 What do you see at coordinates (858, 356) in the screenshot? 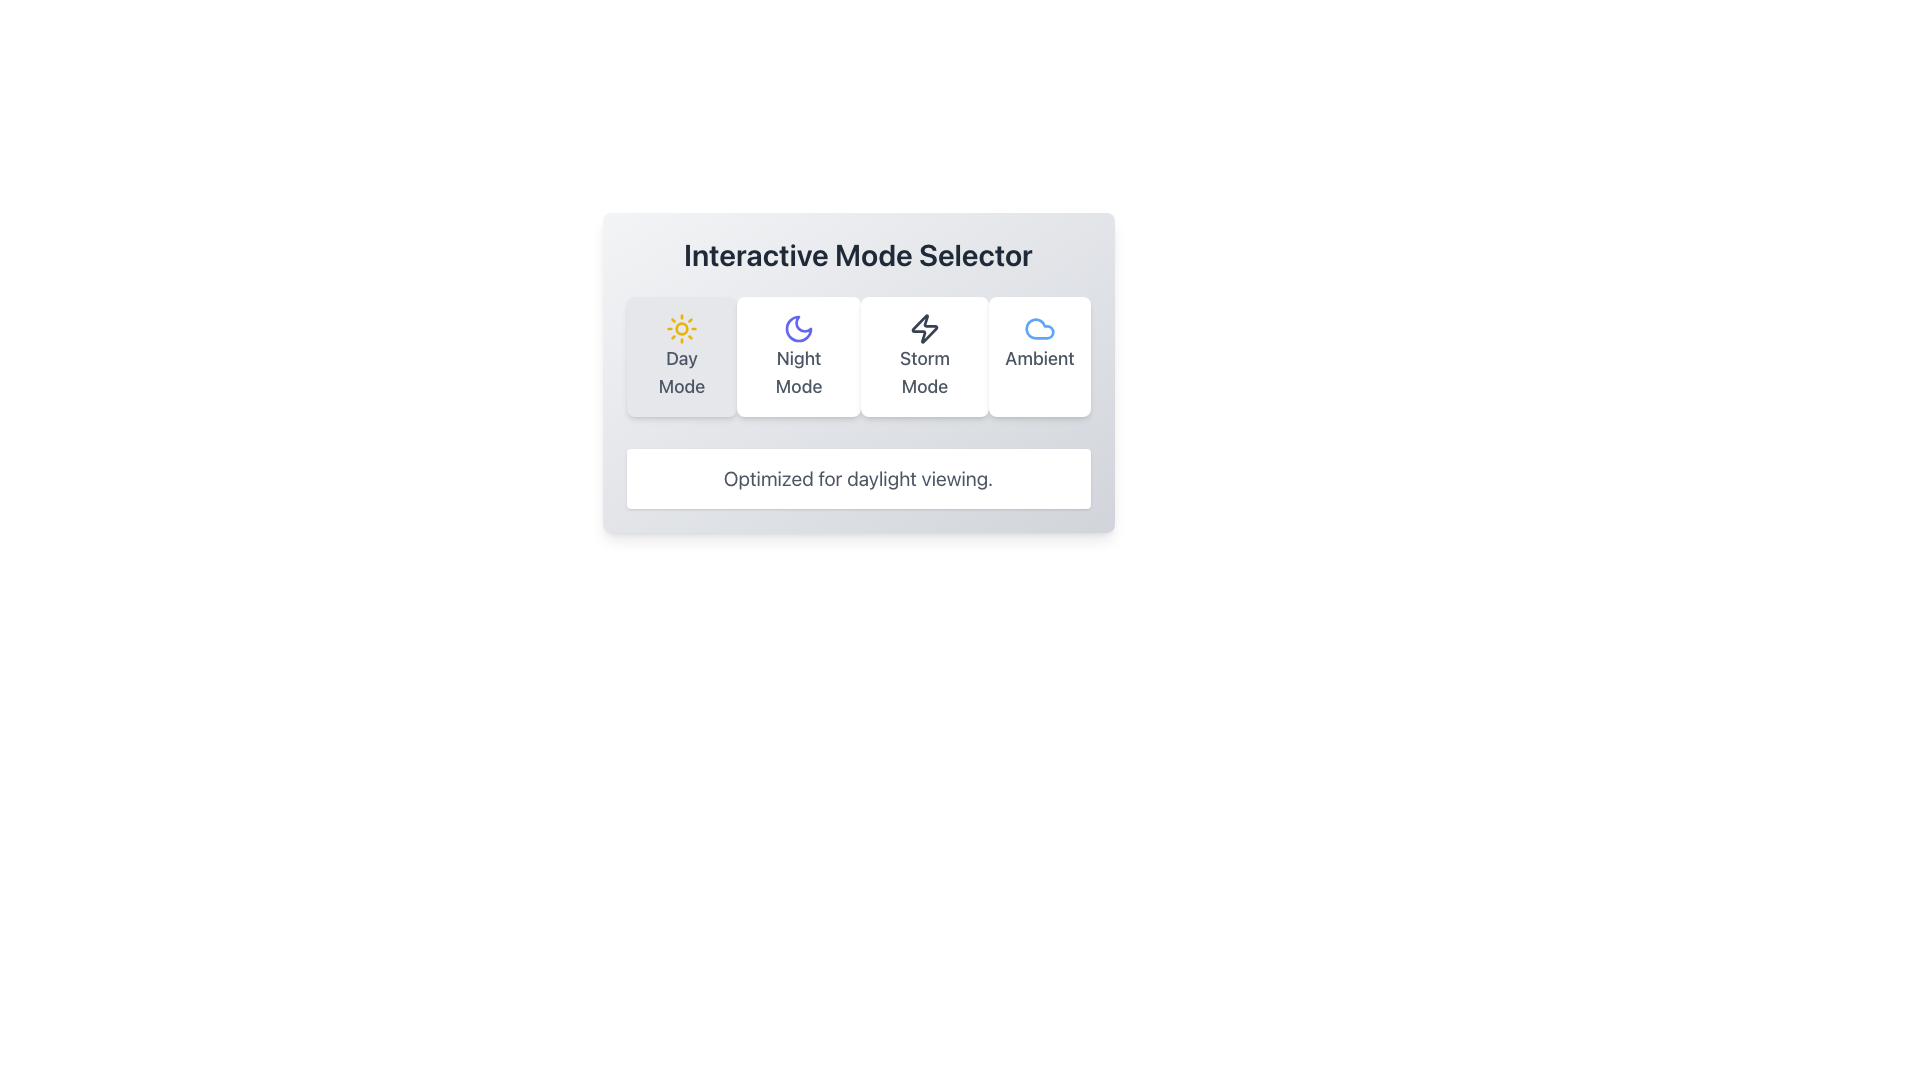
I see `the Button Group in the 'Interactive Mode Selector' section by tabbing through each button sequentially` at bounding box center [858, 356].